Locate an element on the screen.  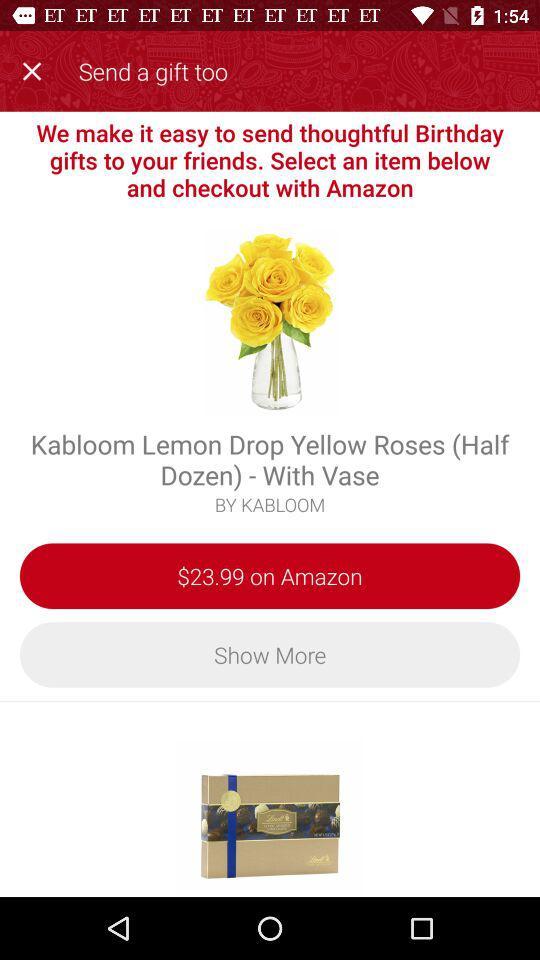
the item above we make it is located at coordinates (36, 68).